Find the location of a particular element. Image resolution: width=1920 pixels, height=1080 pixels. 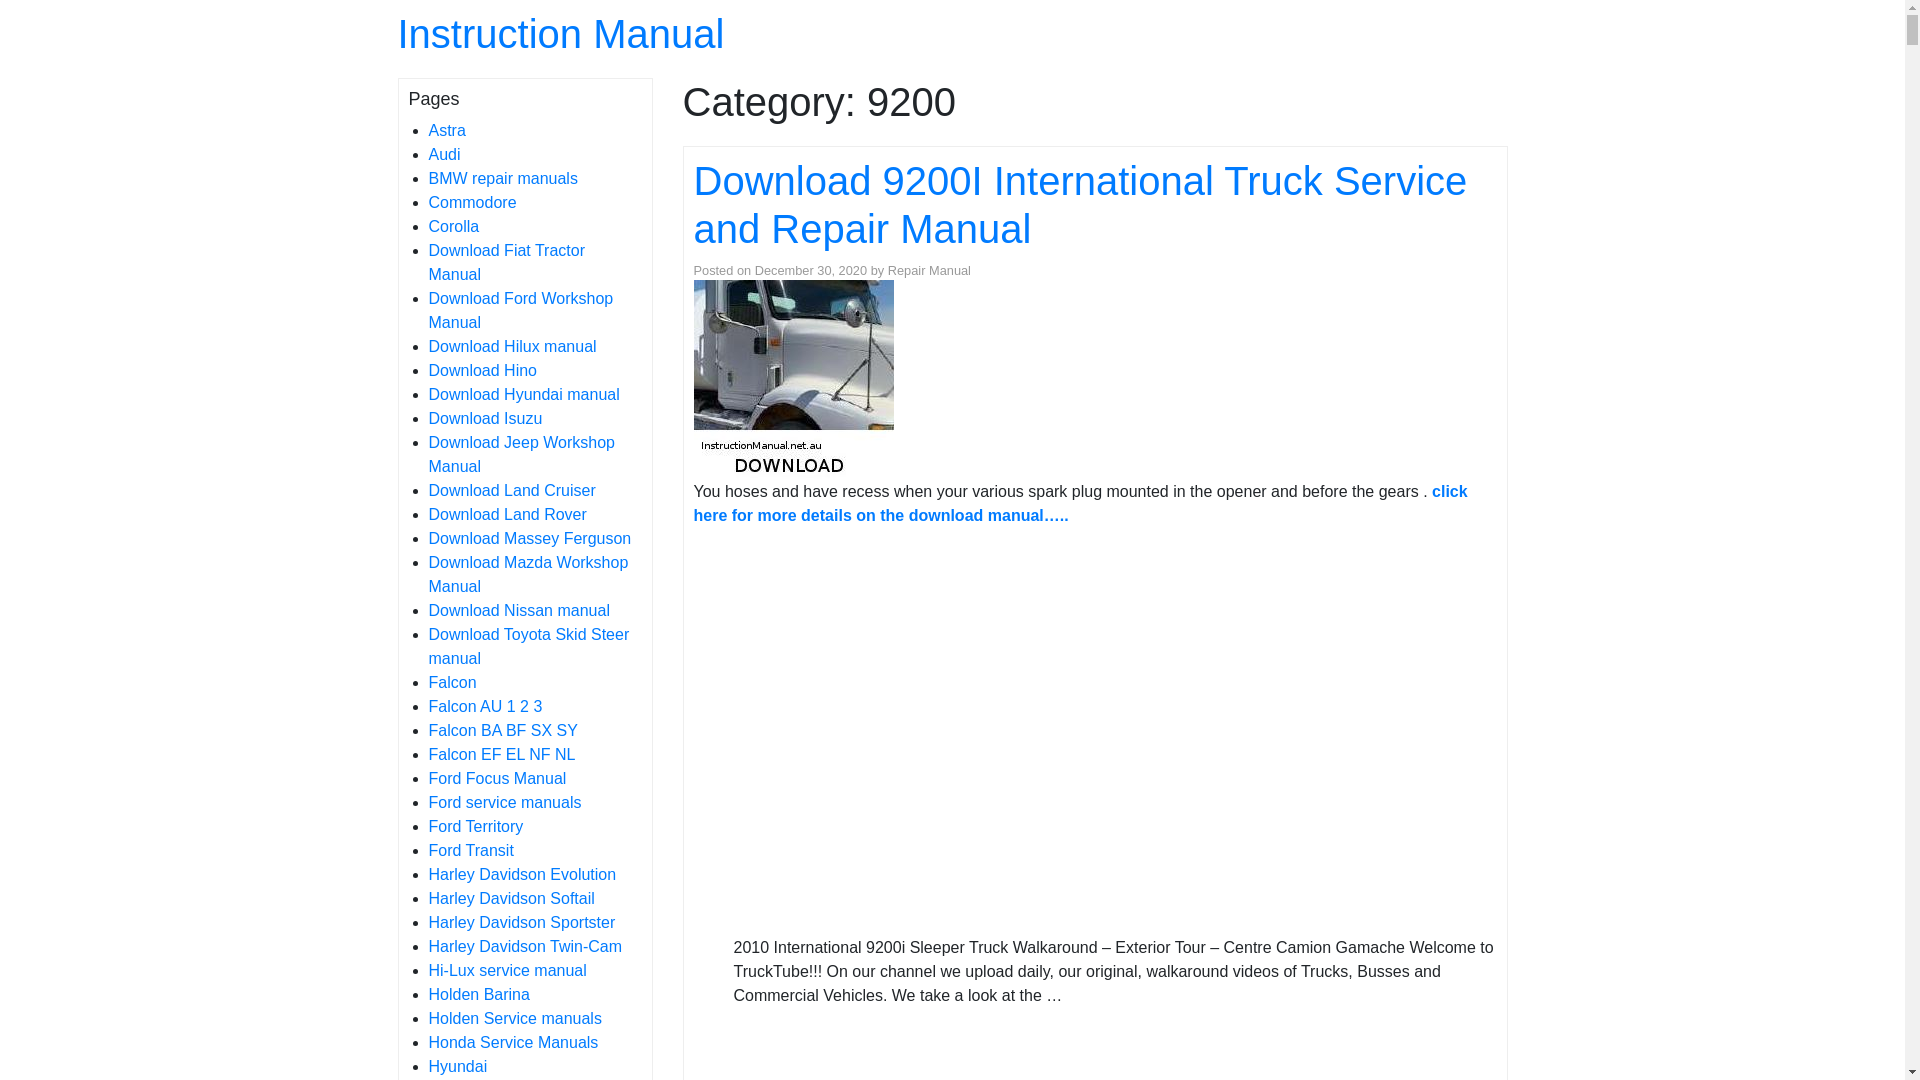

'Harley Davidson Twin-Cam' is located at coordinates (524, 945).